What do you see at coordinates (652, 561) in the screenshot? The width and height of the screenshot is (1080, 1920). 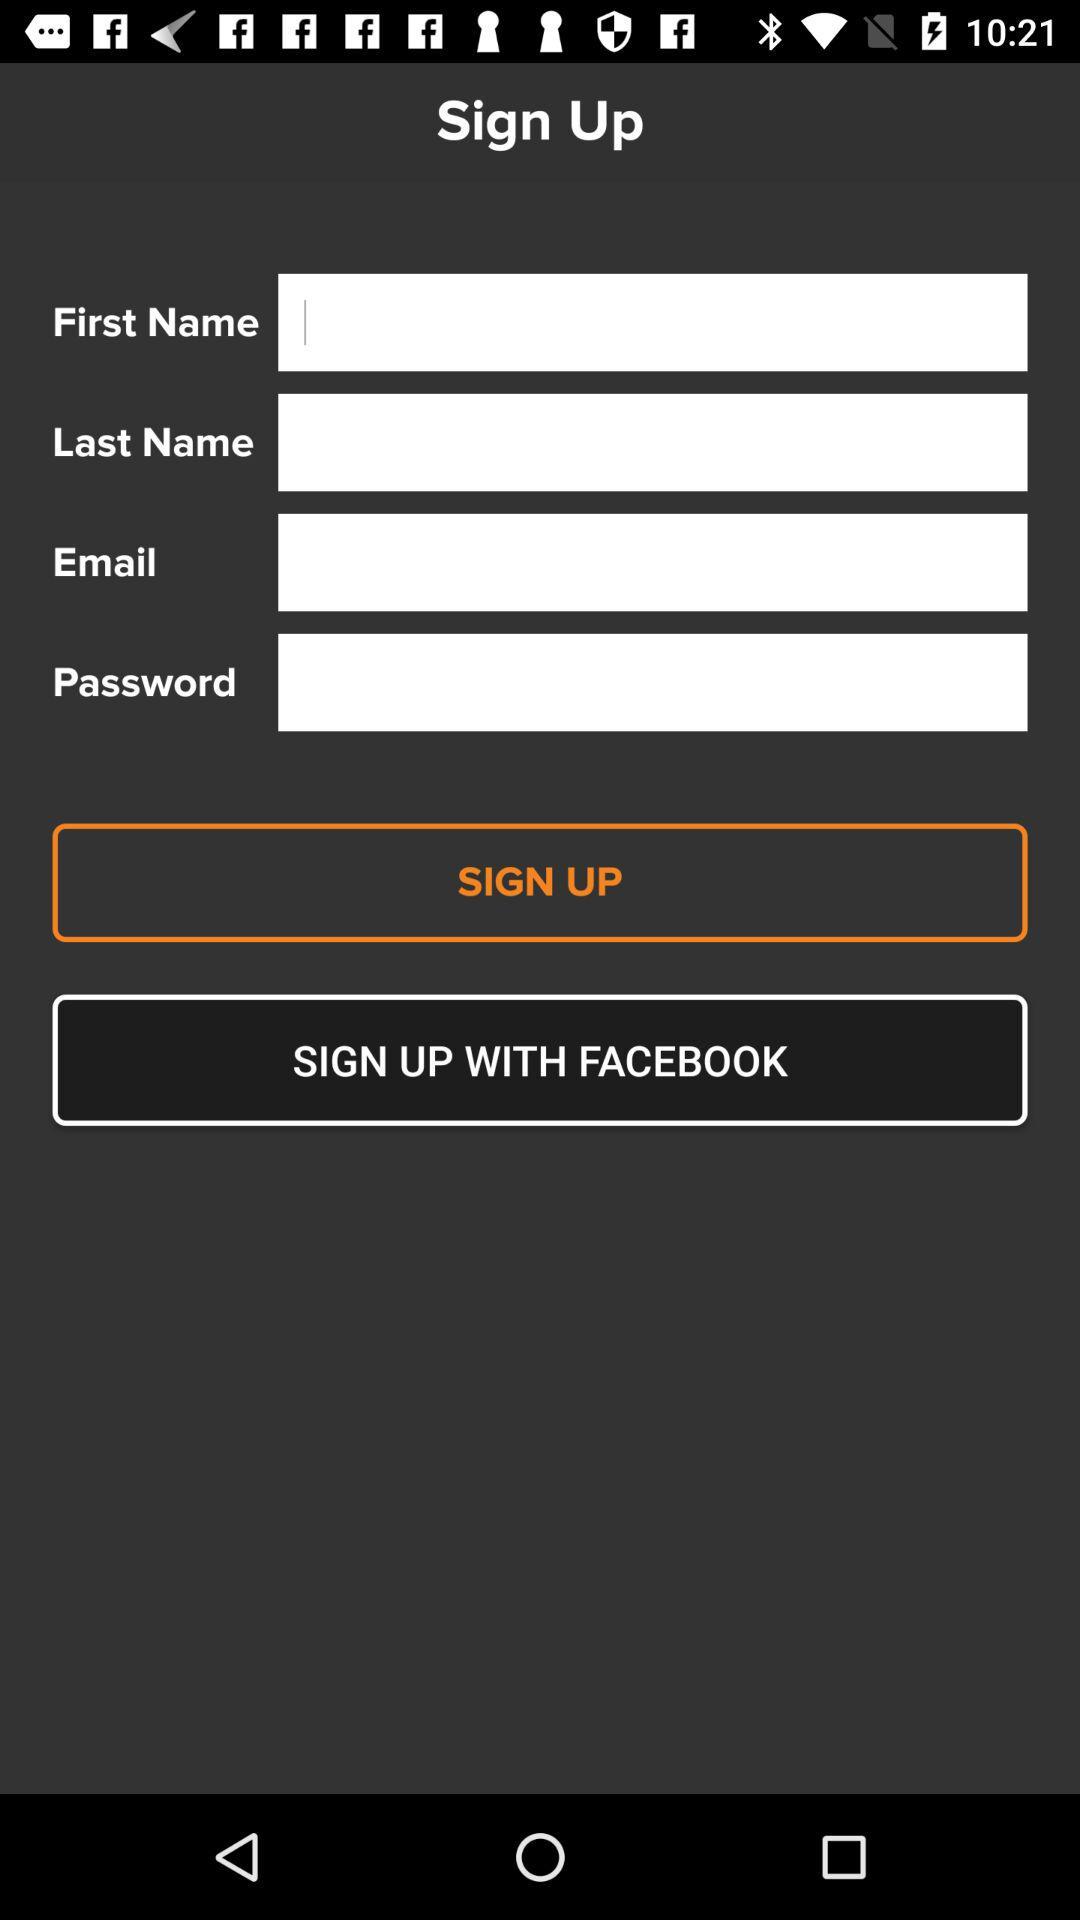 I see `the icon to the right of email icon` at bounding box center [652, 561].